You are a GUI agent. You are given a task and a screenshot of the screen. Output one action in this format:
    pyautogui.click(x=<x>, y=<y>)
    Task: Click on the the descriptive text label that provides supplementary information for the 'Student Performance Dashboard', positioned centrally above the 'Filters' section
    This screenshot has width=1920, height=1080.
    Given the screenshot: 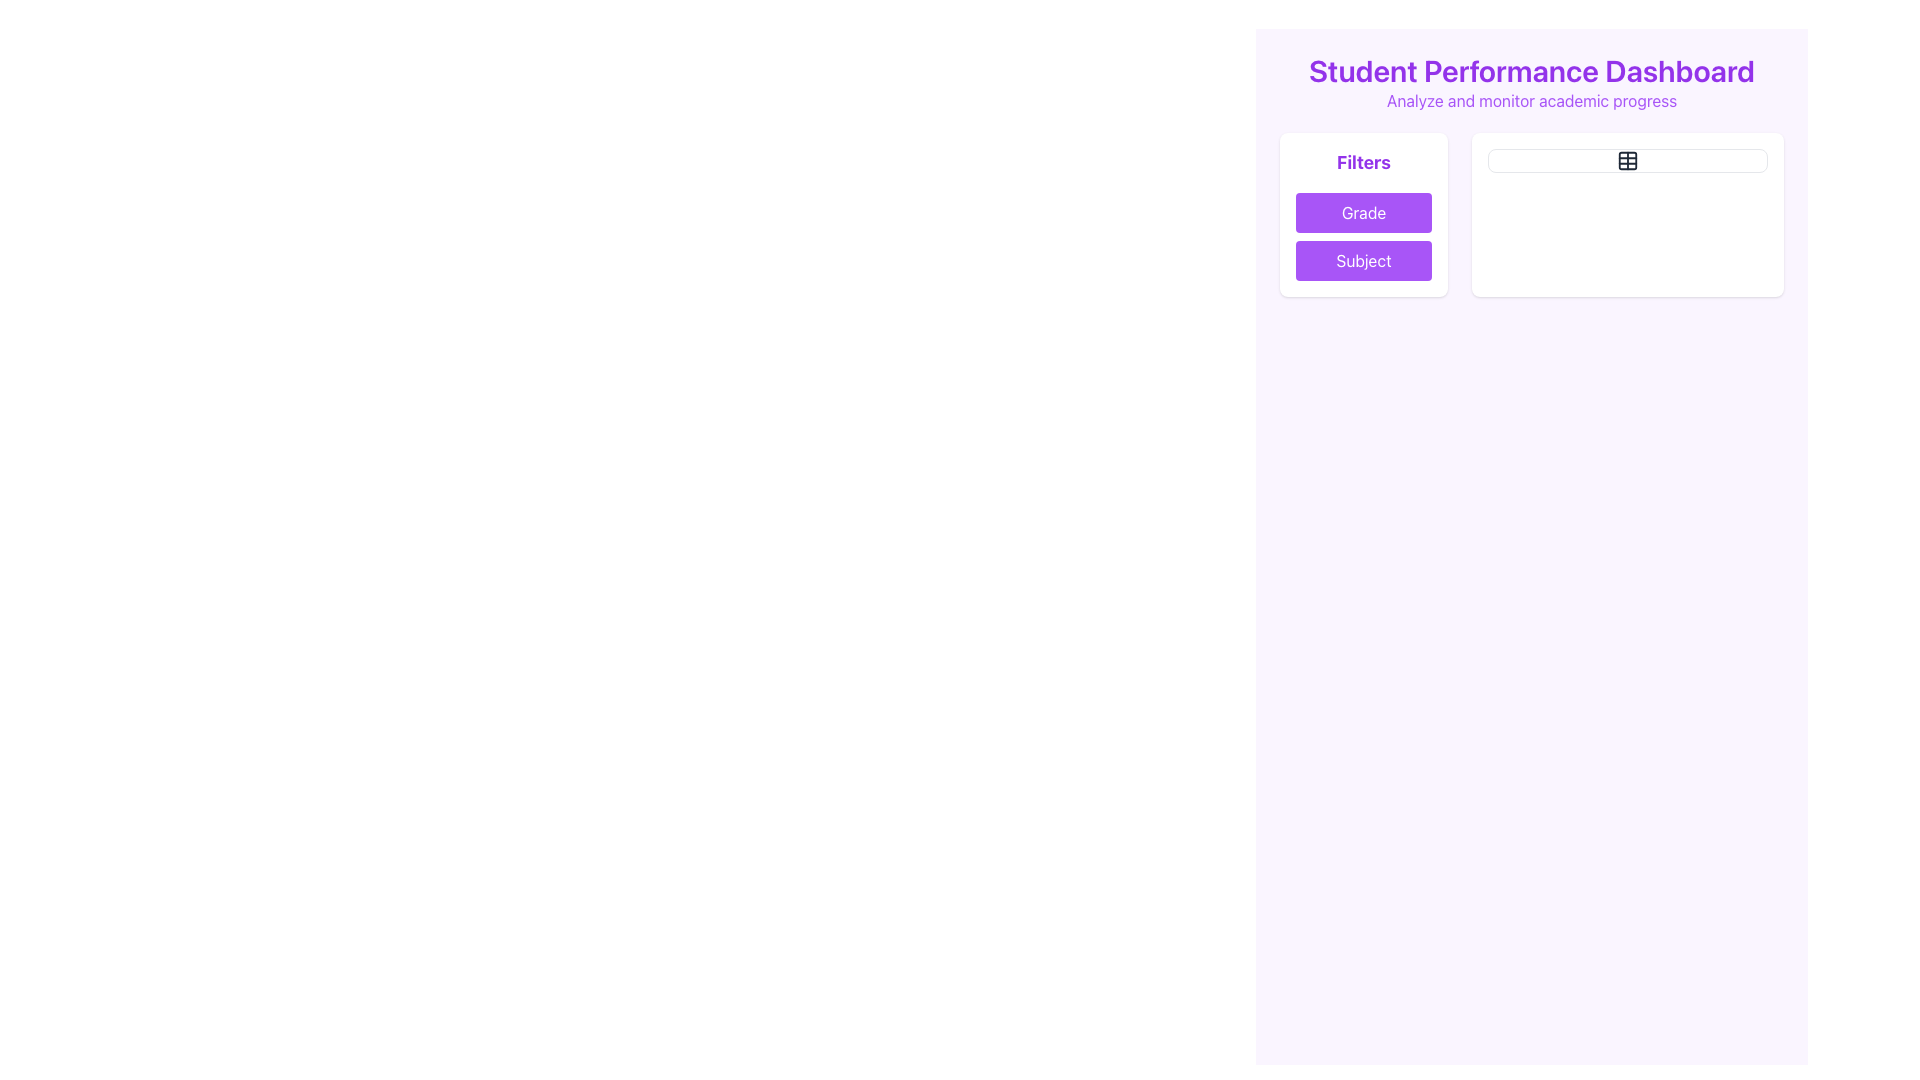 What is the action you would take?
    pyautogui.click(x=1530, y=100)
    